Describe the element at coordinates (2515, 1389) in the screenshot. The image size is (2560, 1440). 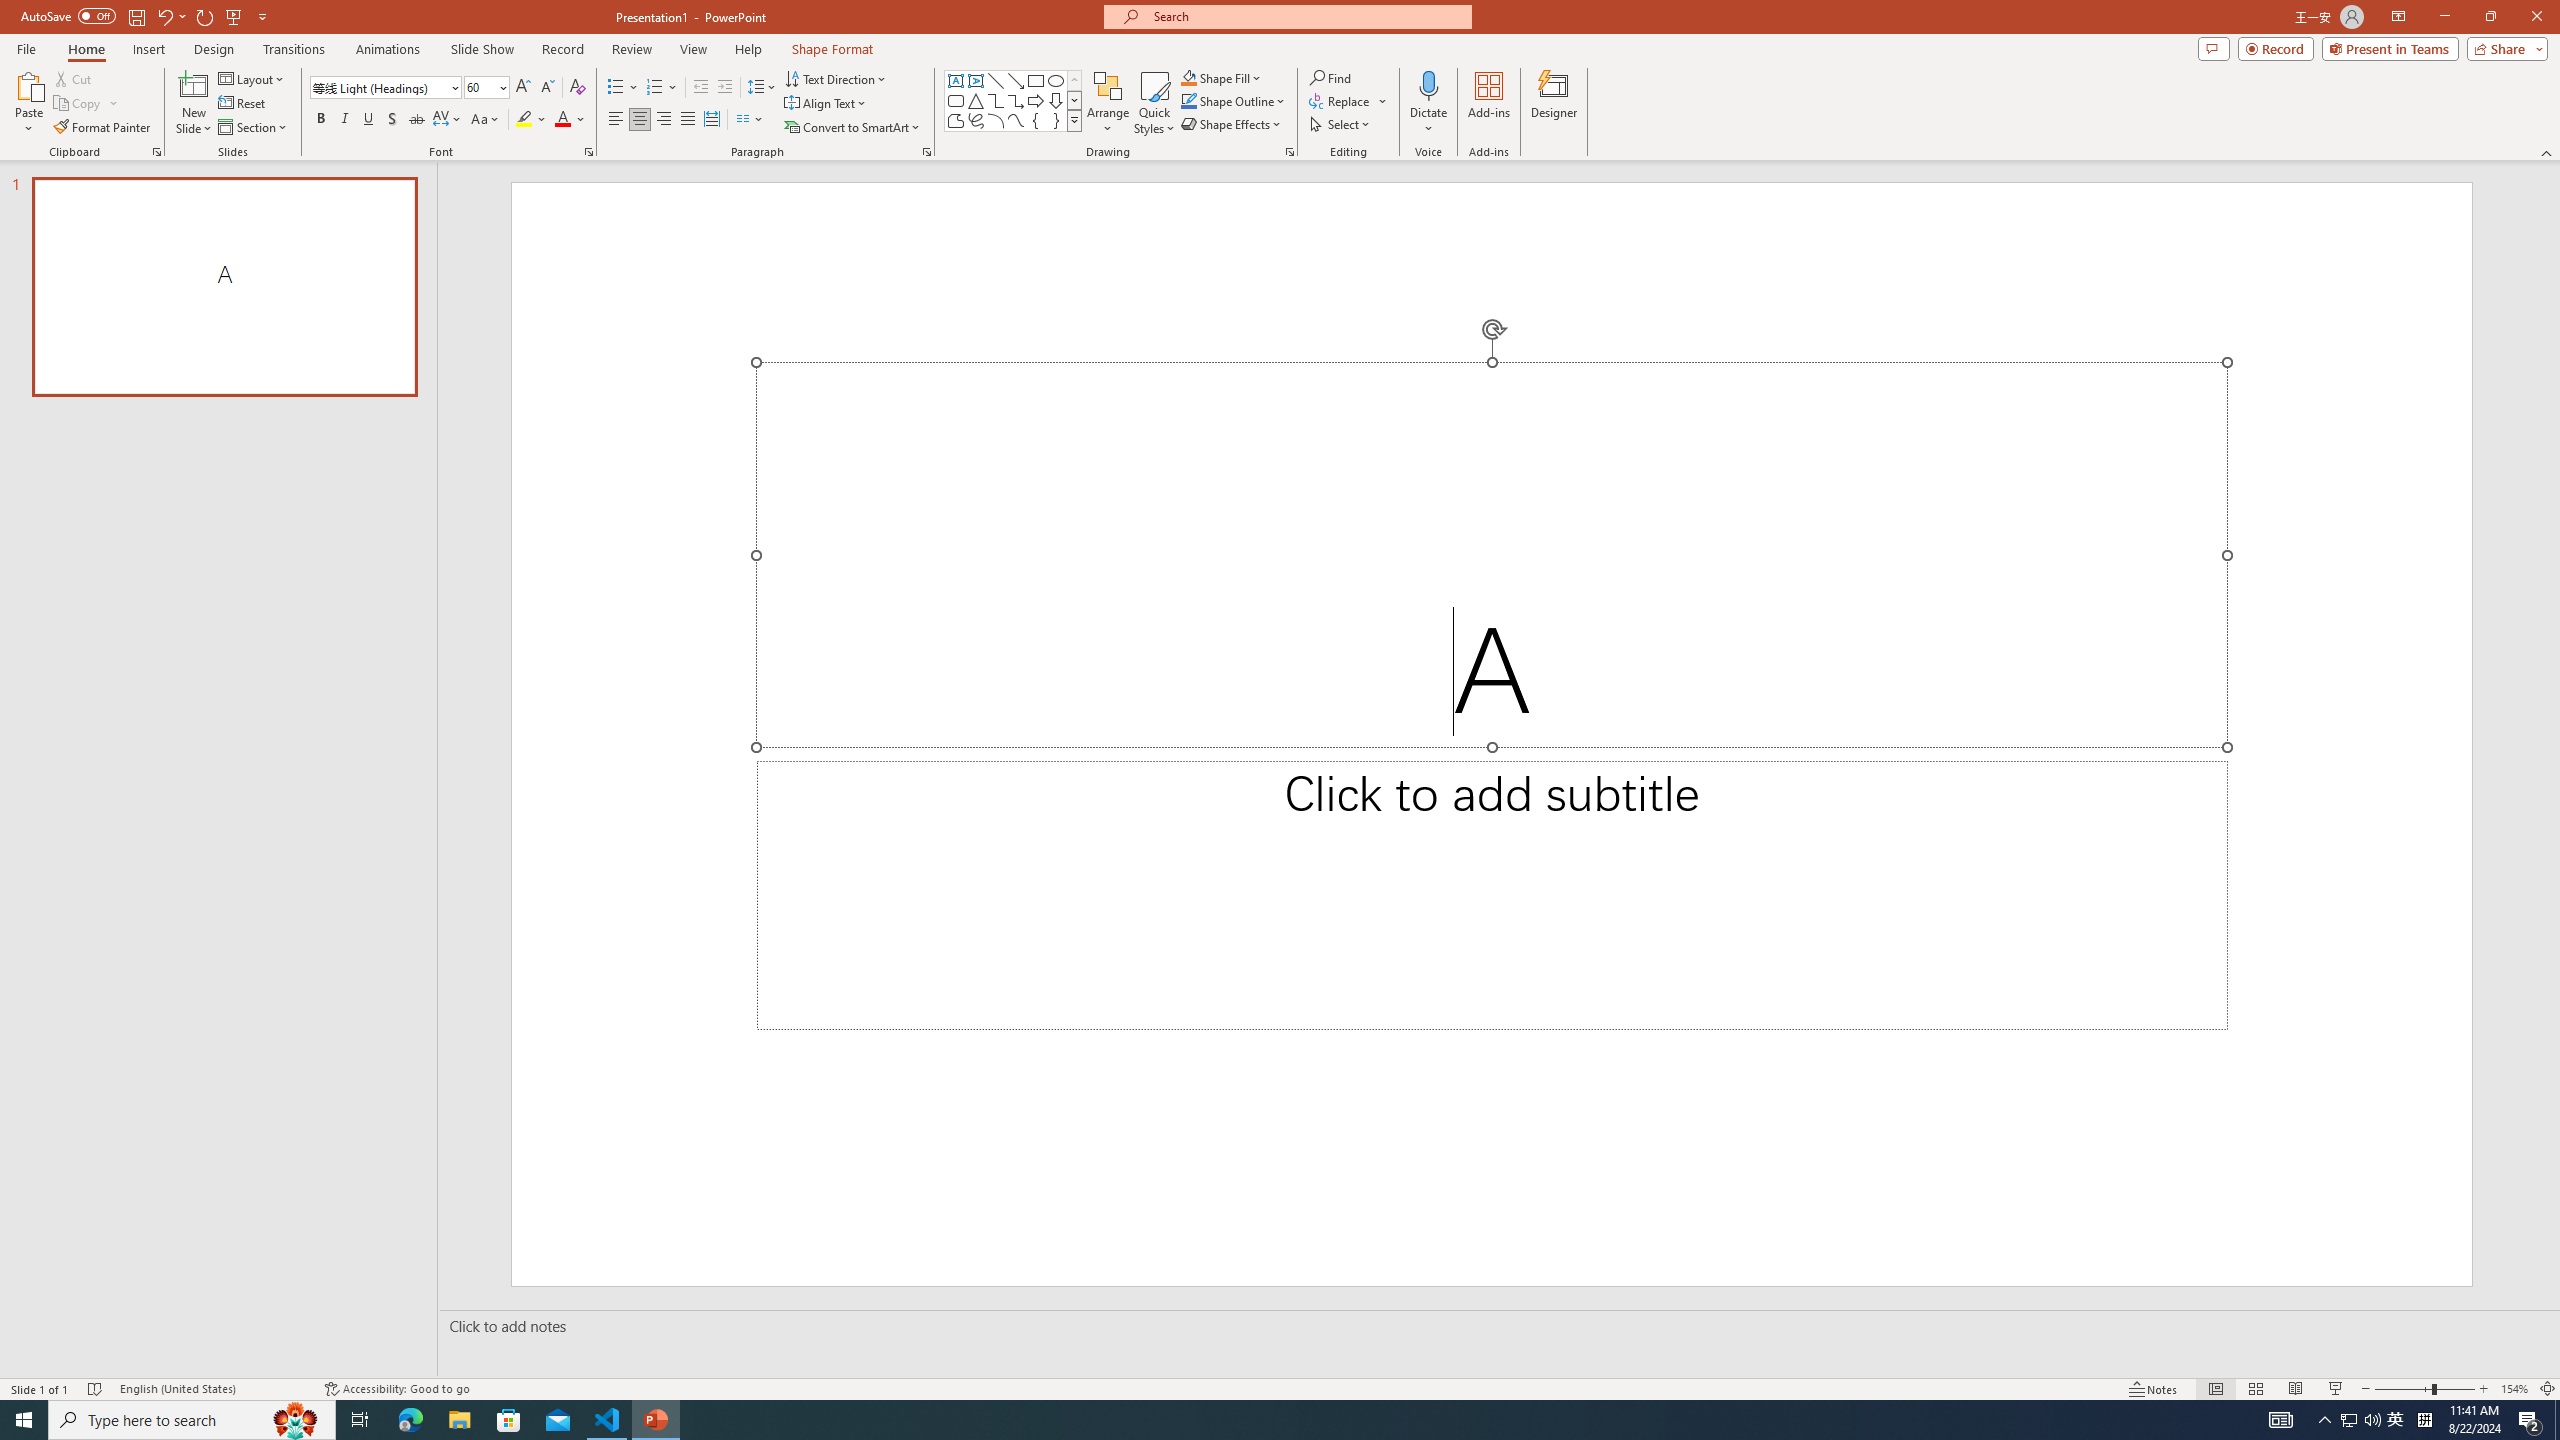
I see `'Zoom 154%'` at that location.